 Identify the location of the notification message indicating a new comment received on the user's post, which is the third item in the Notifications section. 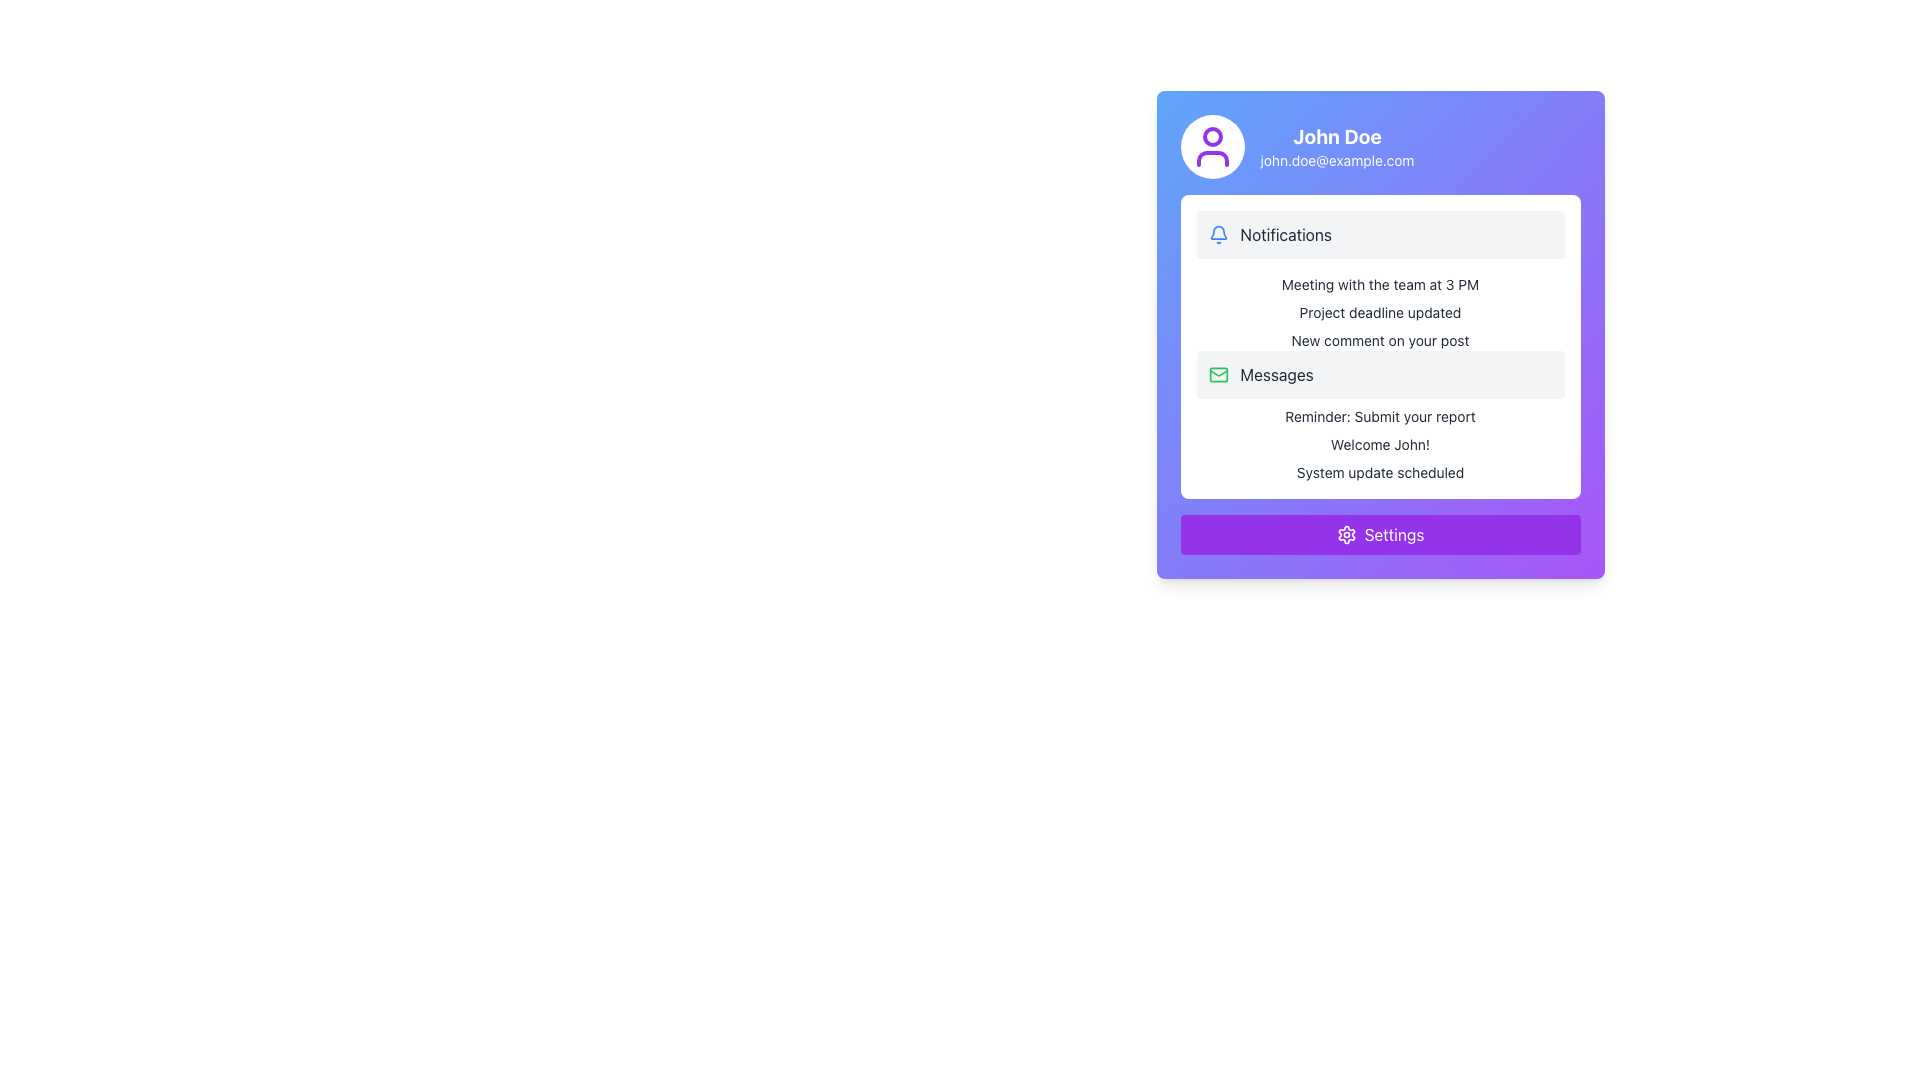
(1379, 339).